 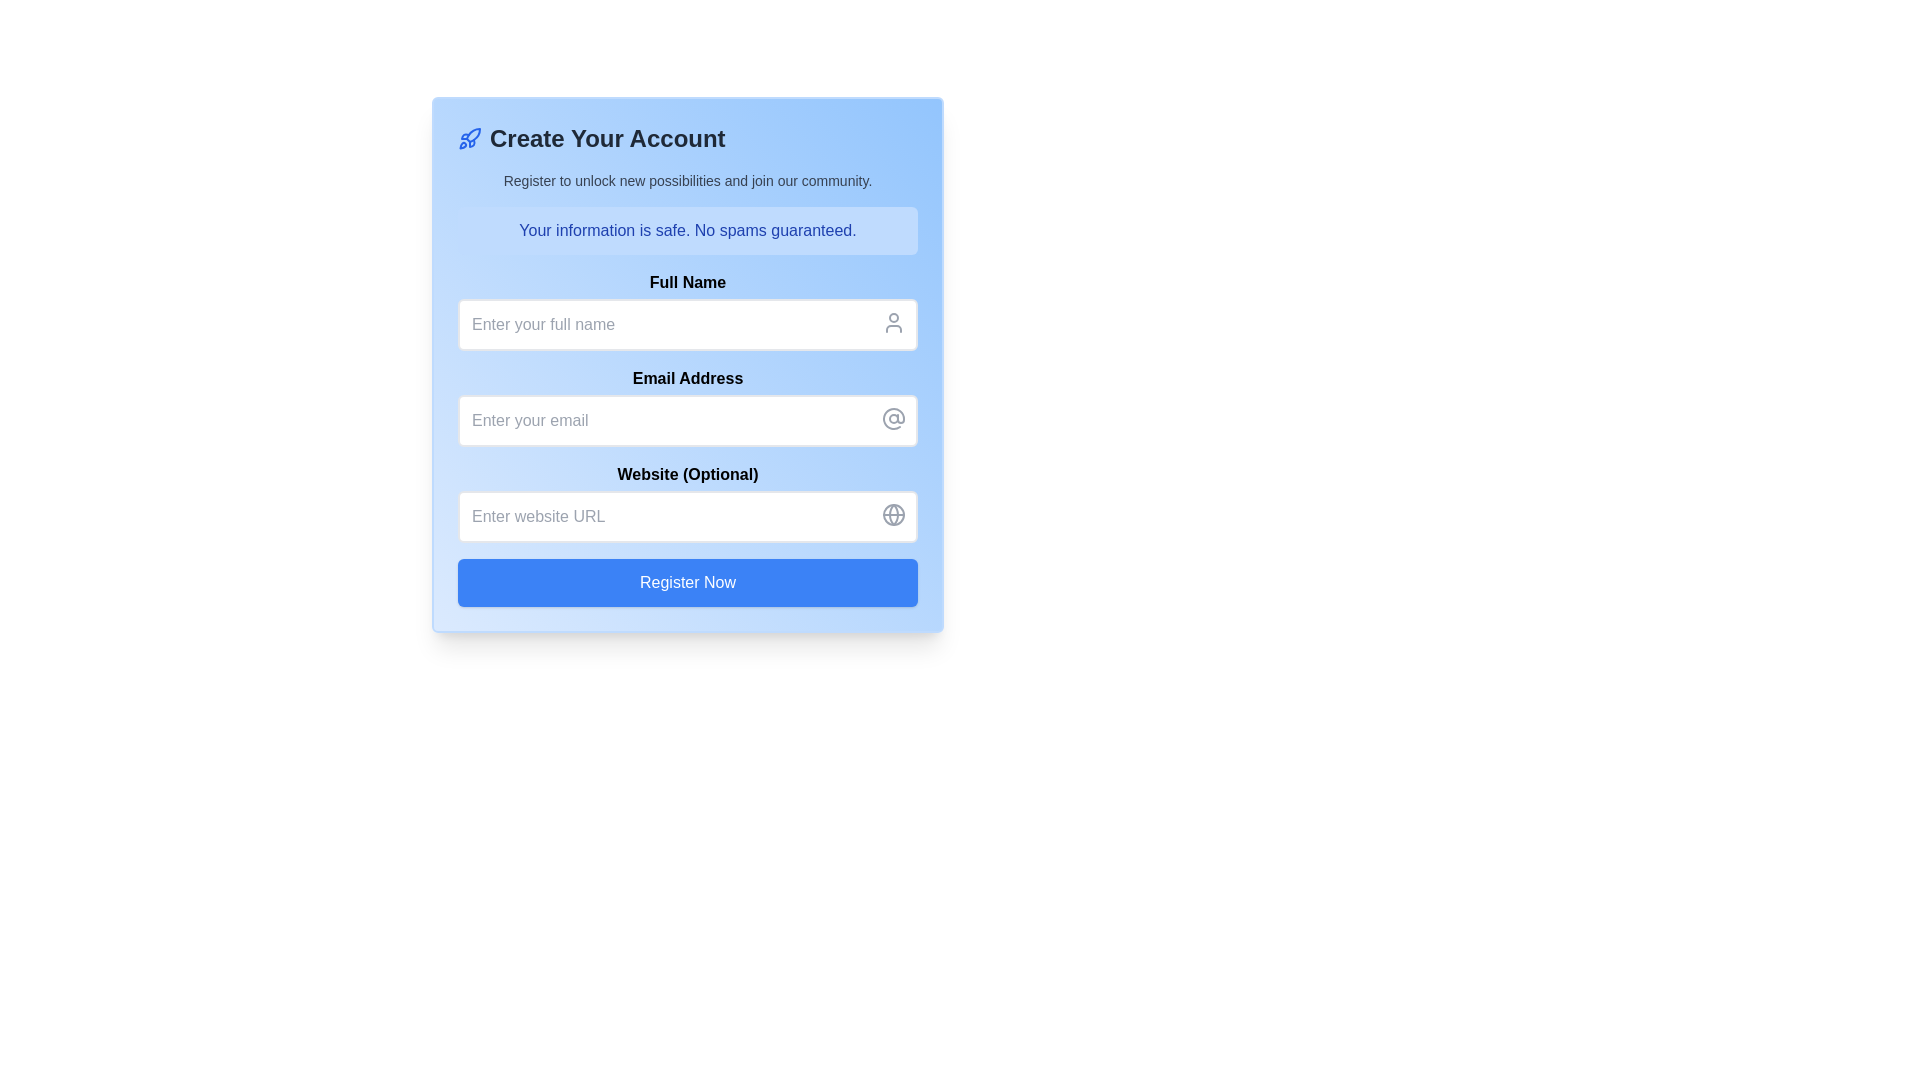 What do you see at coordinates (892, 514) in the screenshot?
I see `the globe icon button located in the top-right corner of the 'Website (Optional)' input field` at bounding box center [892, 514].